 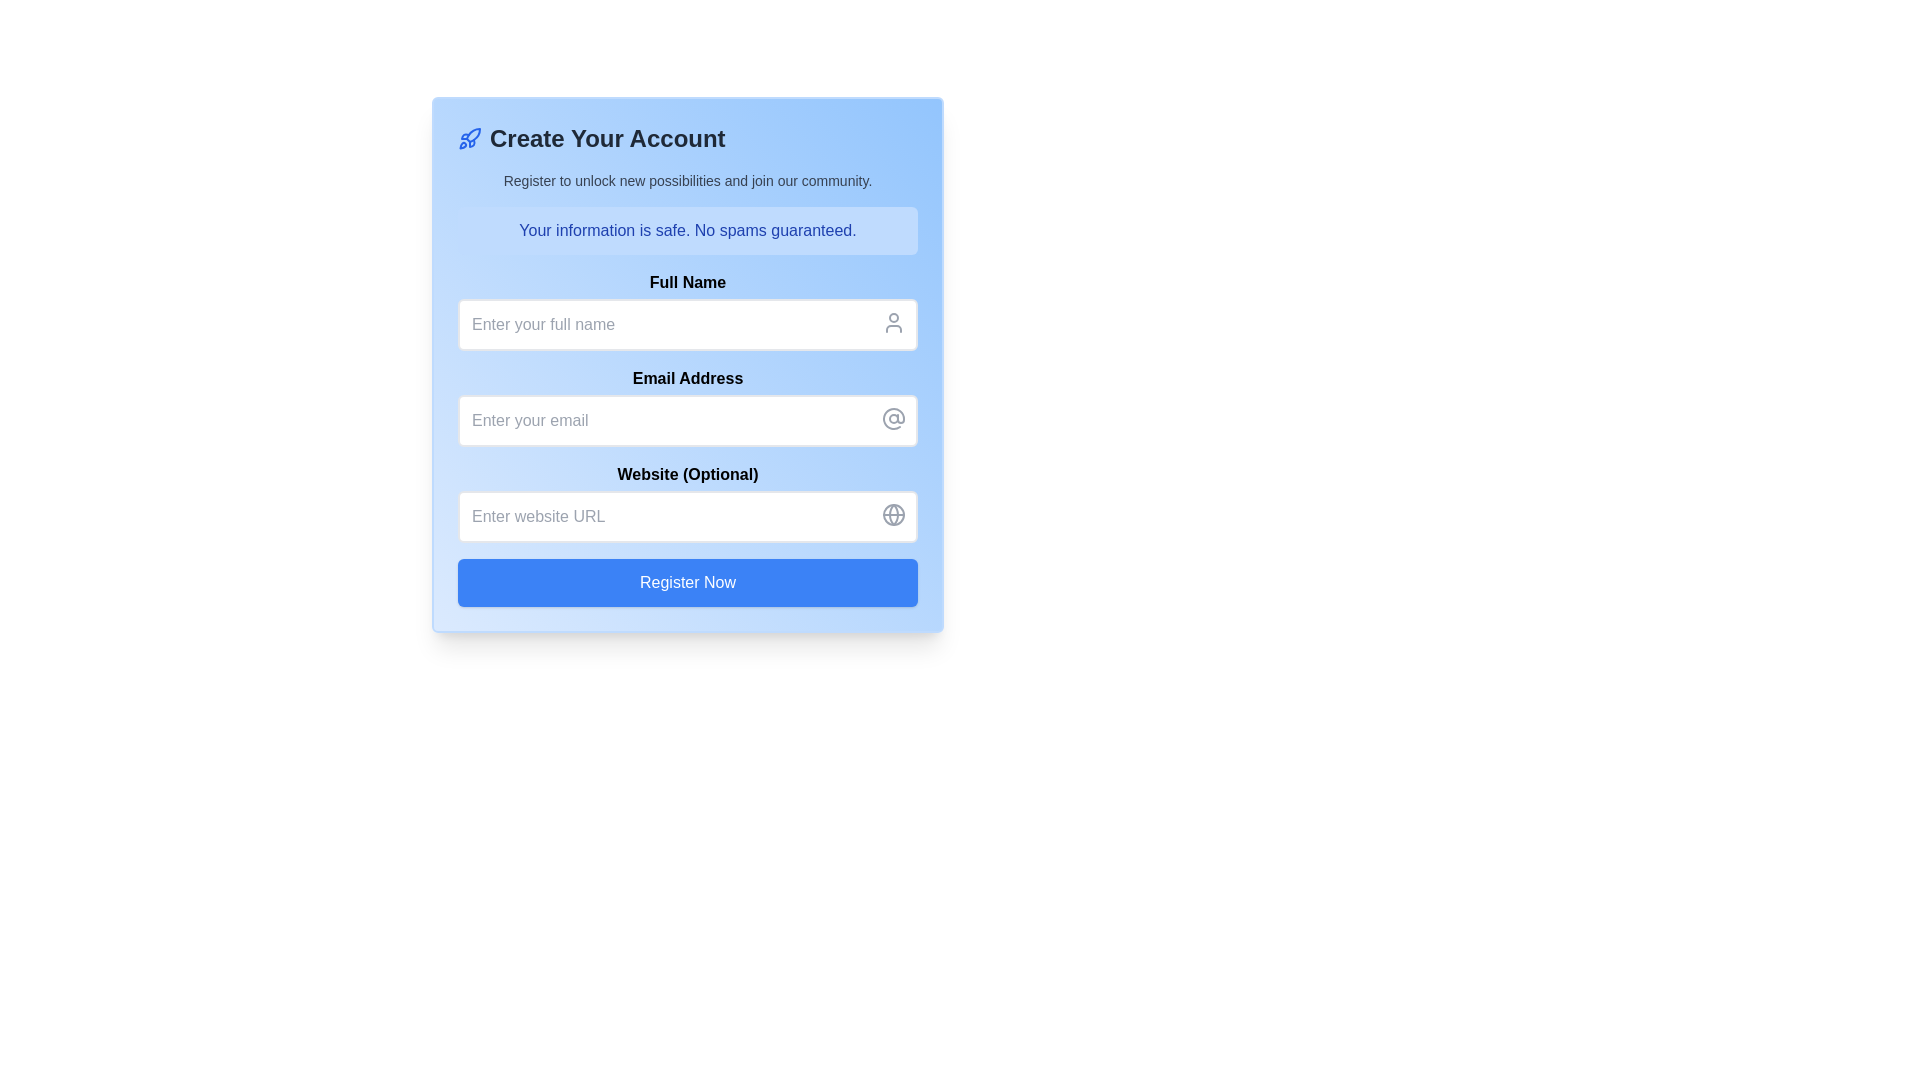 What do you see at coordinates (892, 514) in the screenshot?
I see `the globe icon button located in the top-right corner of the 'Website (Optional)' input field` at bounding box center [892, 514].